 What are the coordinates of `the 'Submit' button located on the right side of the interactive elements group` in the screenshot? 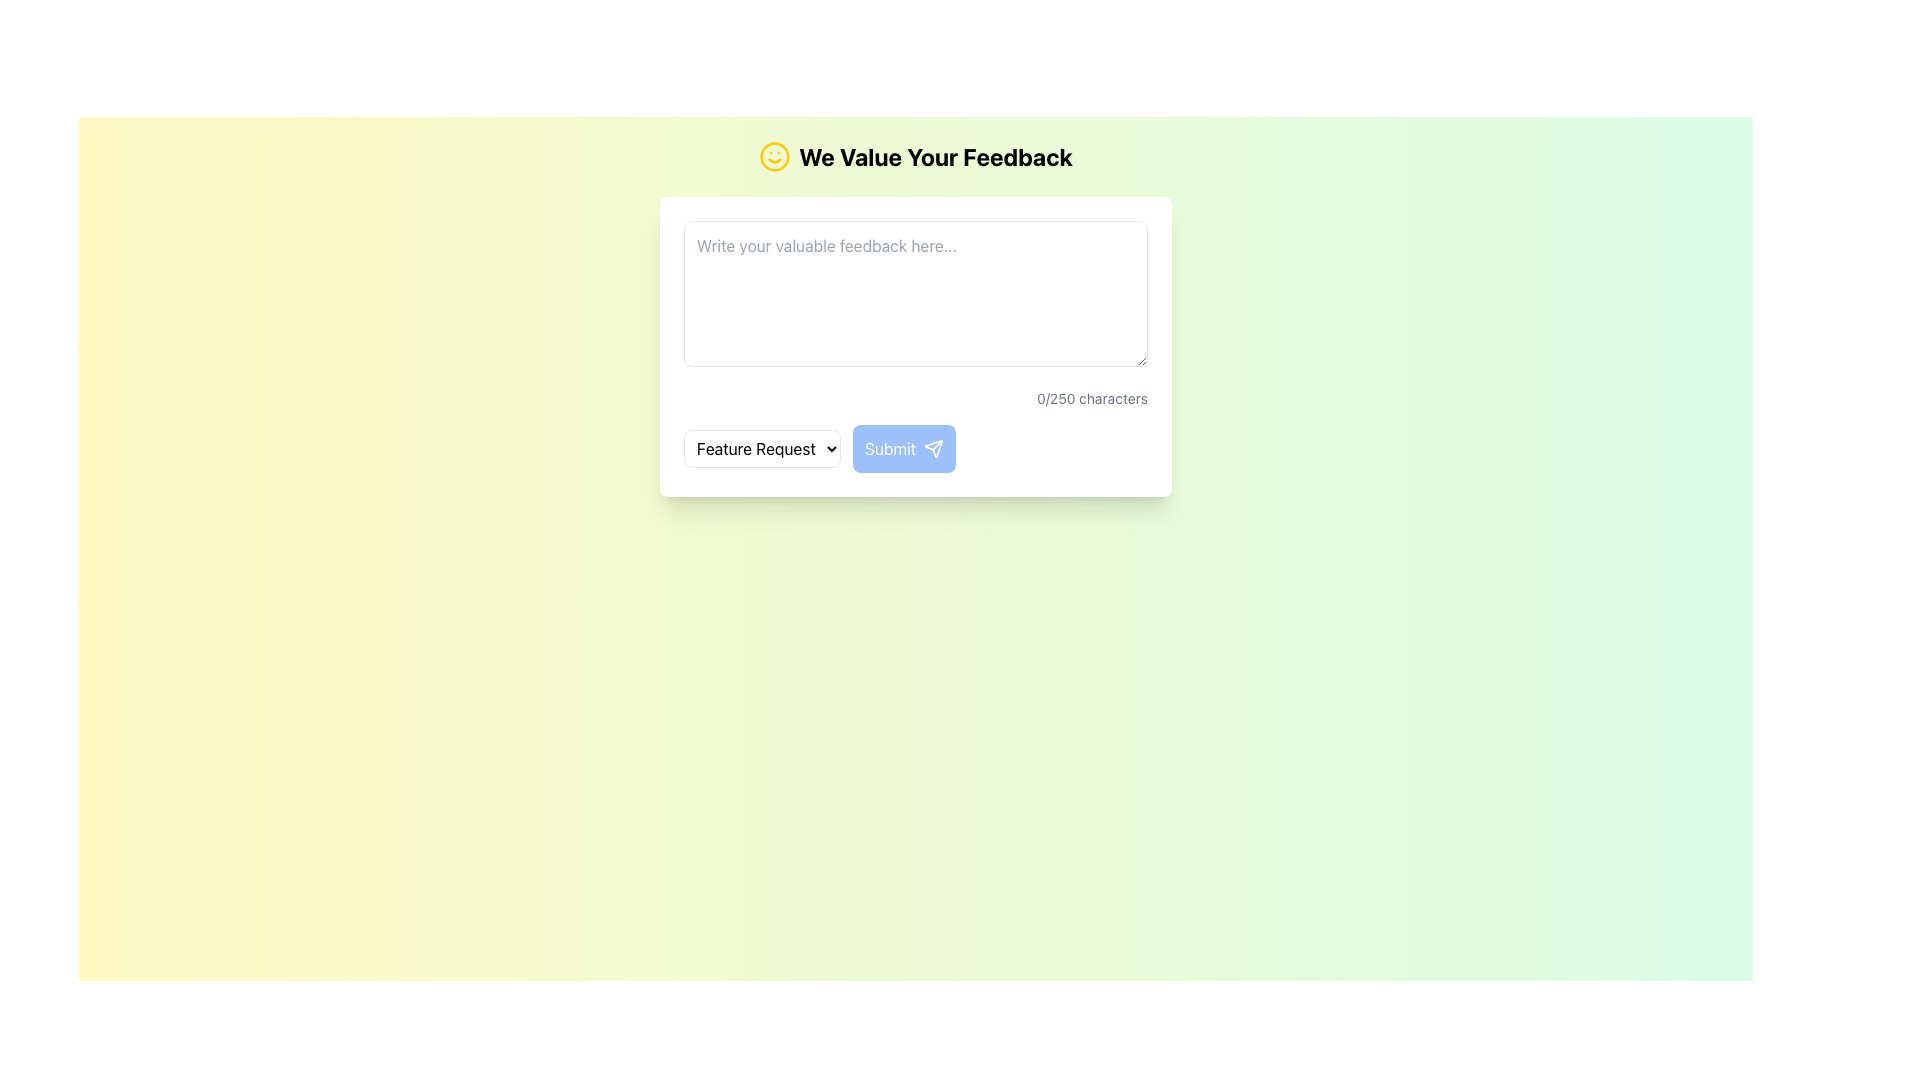 It's located at (903, 447).